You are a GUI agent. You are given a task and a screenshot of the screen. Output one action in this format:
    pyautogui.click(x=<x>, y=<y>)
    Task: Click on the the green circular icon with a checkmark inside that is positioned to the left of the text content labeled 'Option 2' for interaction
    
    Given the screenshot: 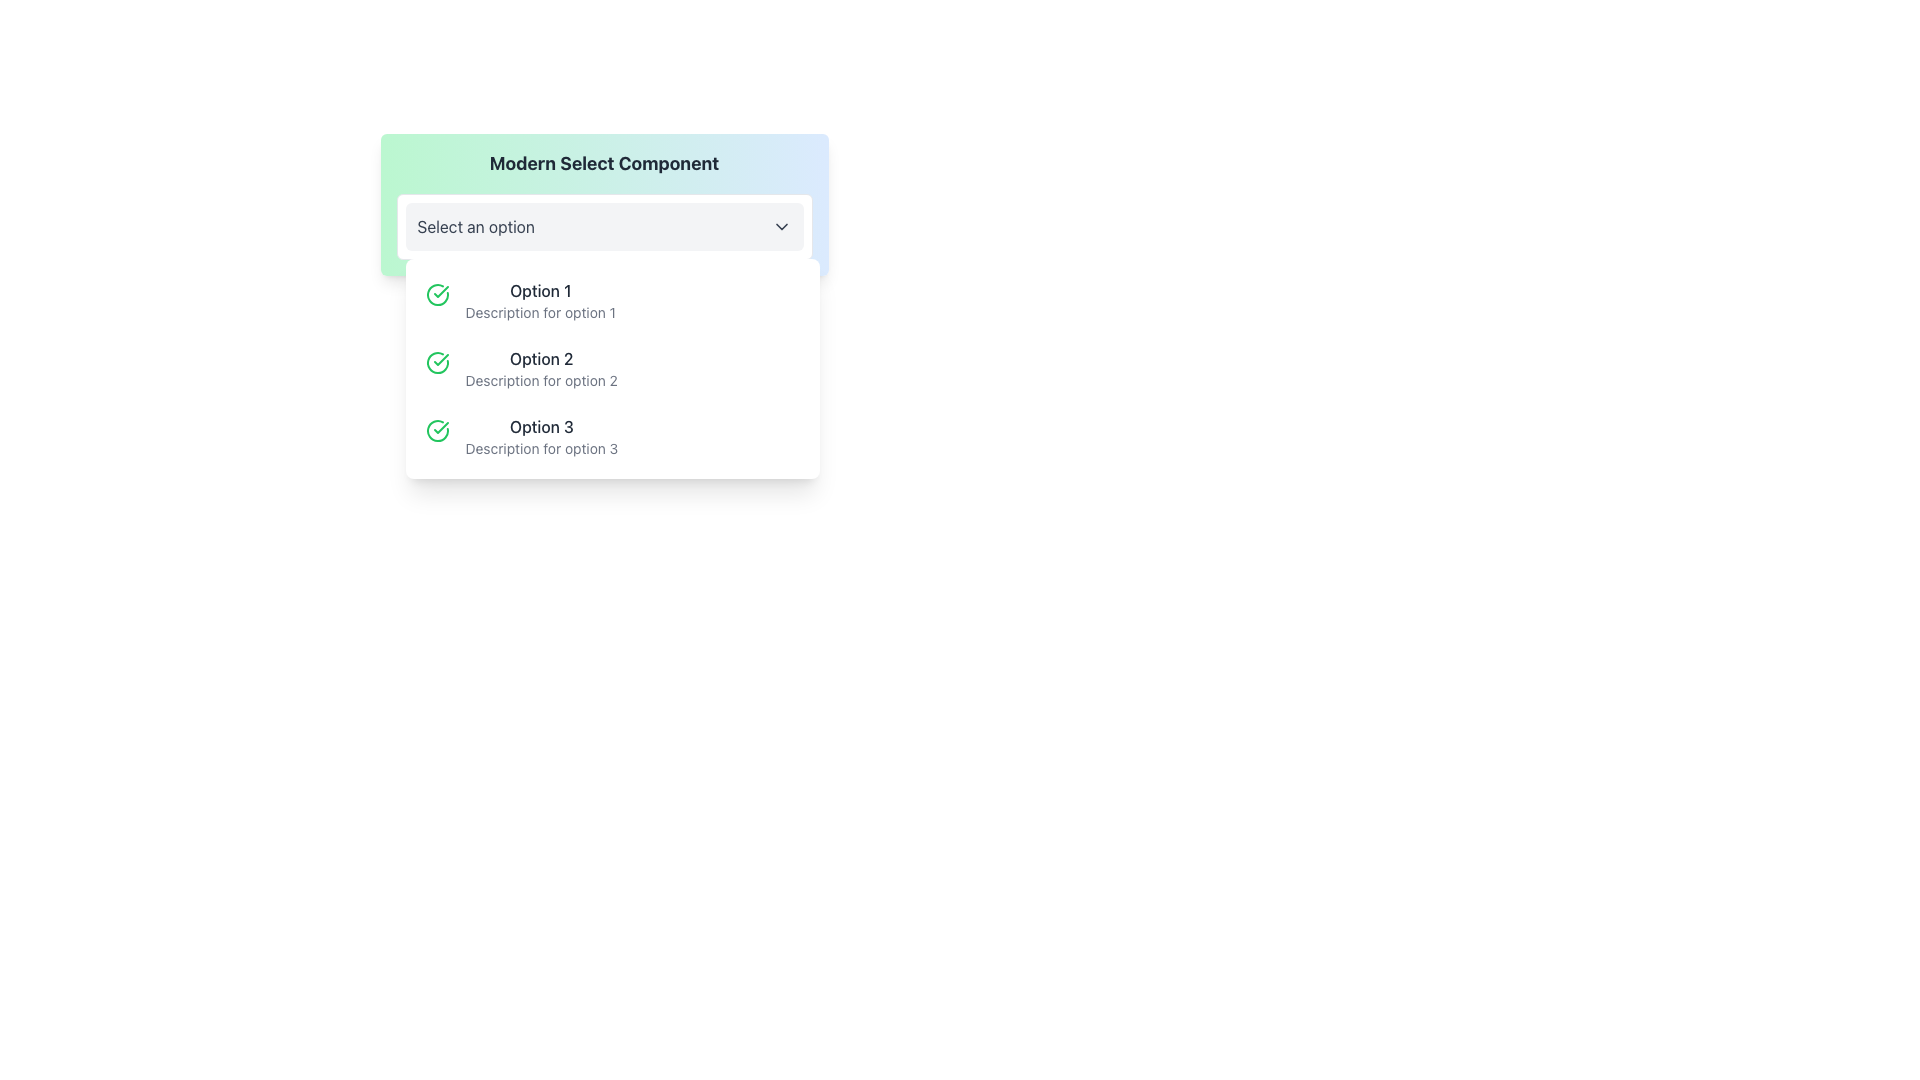 What is the action you would take?
    pyautogui.click(x=436, y=362)
    